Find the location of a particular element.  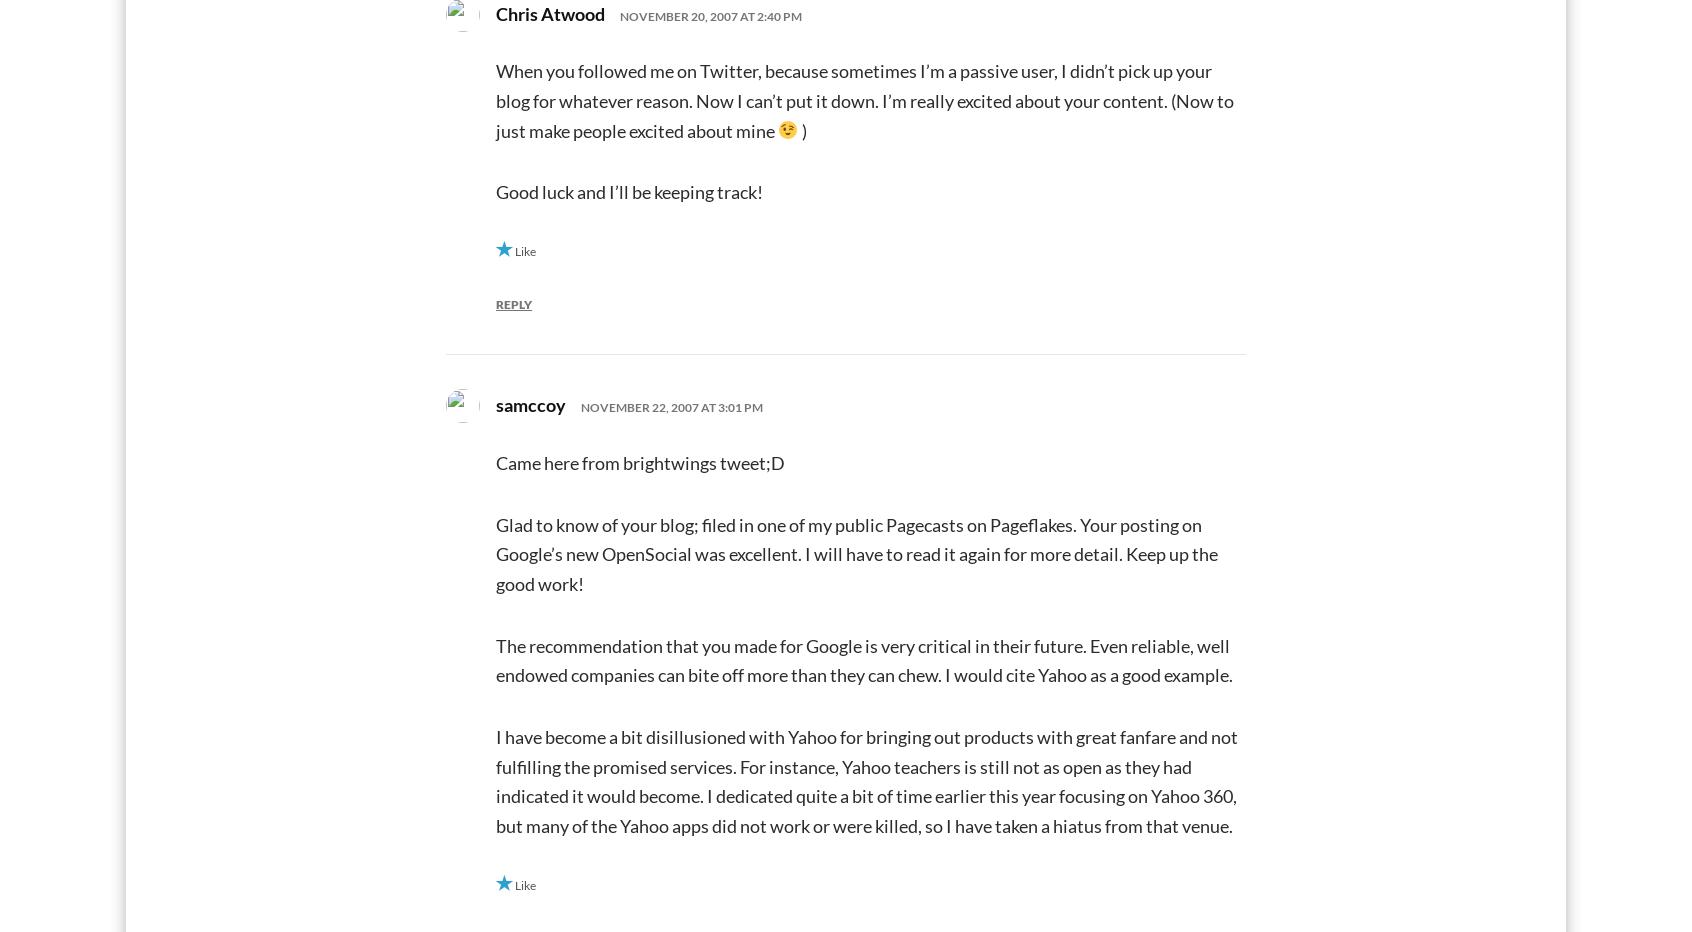

'Reply' is located at coordinates (514, 303).